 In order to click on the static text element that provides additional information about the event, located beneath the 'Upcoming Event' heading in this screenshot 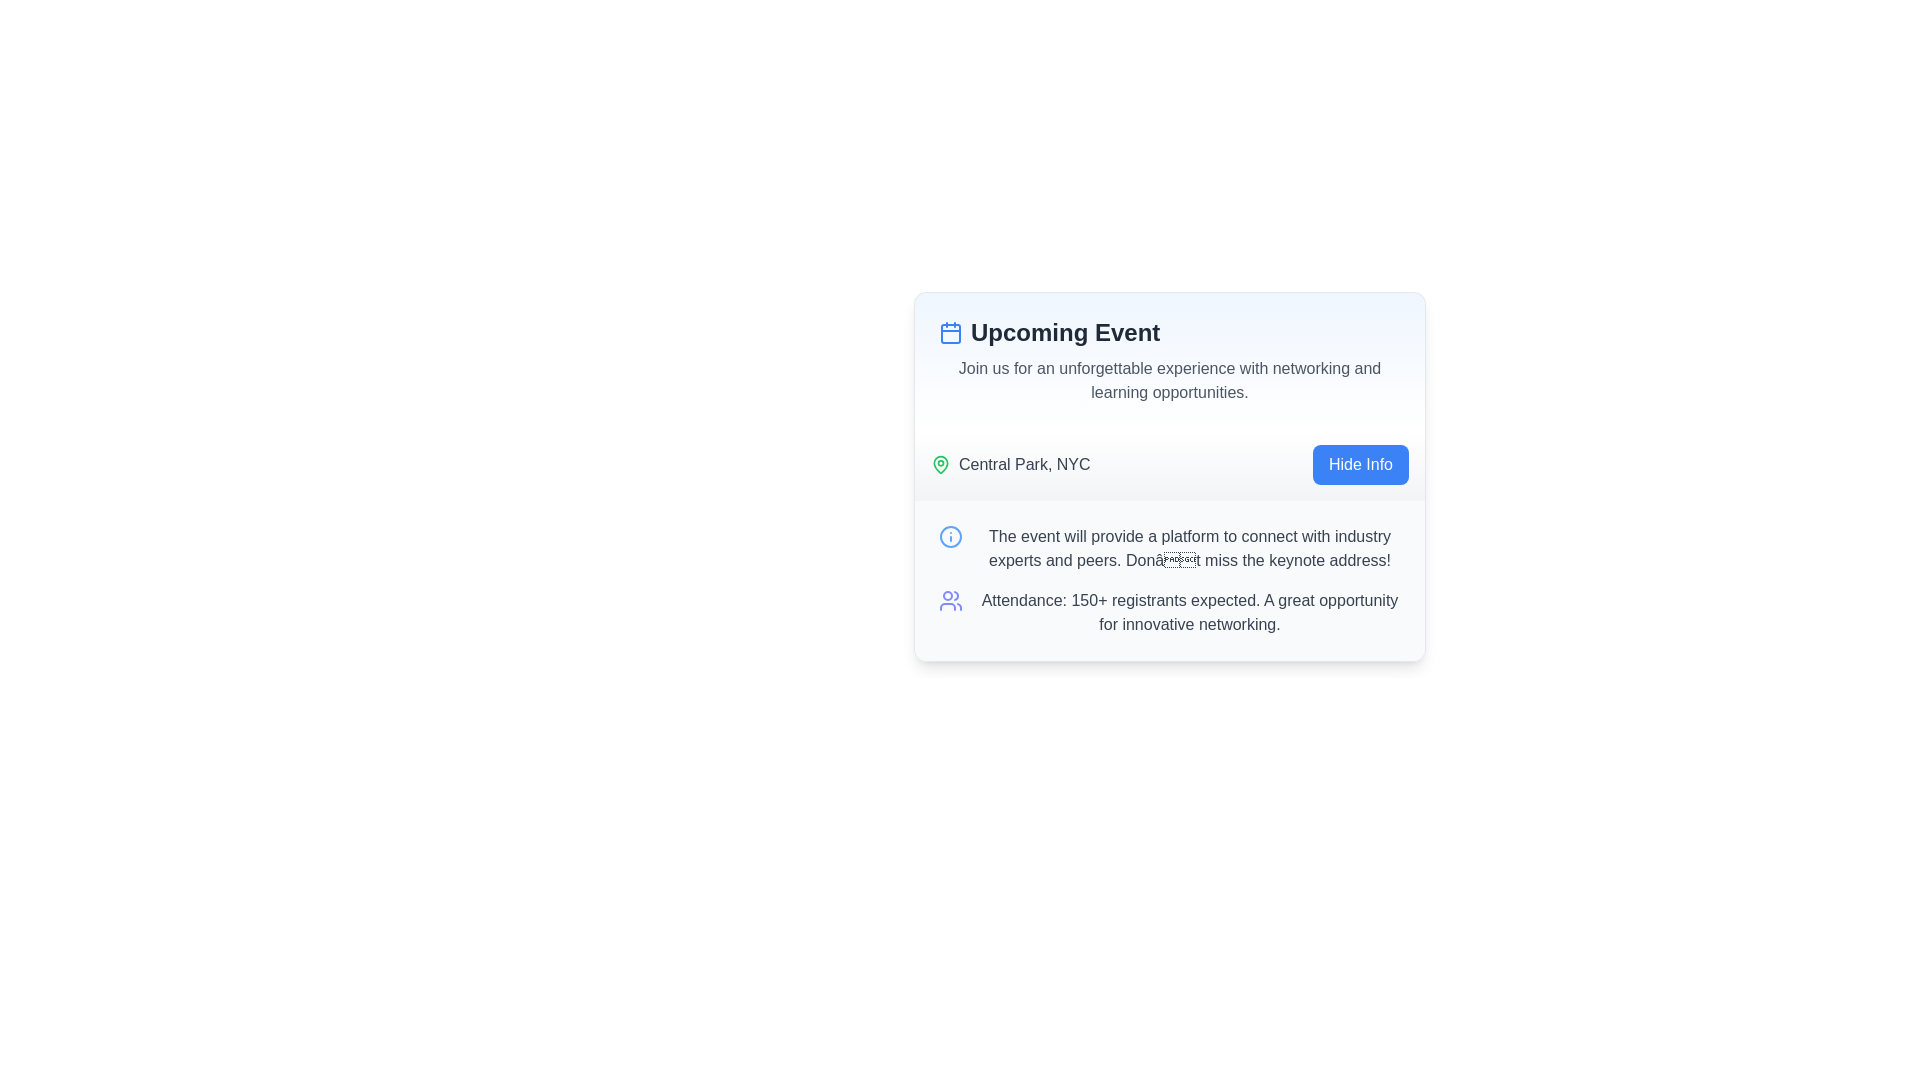, I will do `click(1170, 381)`.